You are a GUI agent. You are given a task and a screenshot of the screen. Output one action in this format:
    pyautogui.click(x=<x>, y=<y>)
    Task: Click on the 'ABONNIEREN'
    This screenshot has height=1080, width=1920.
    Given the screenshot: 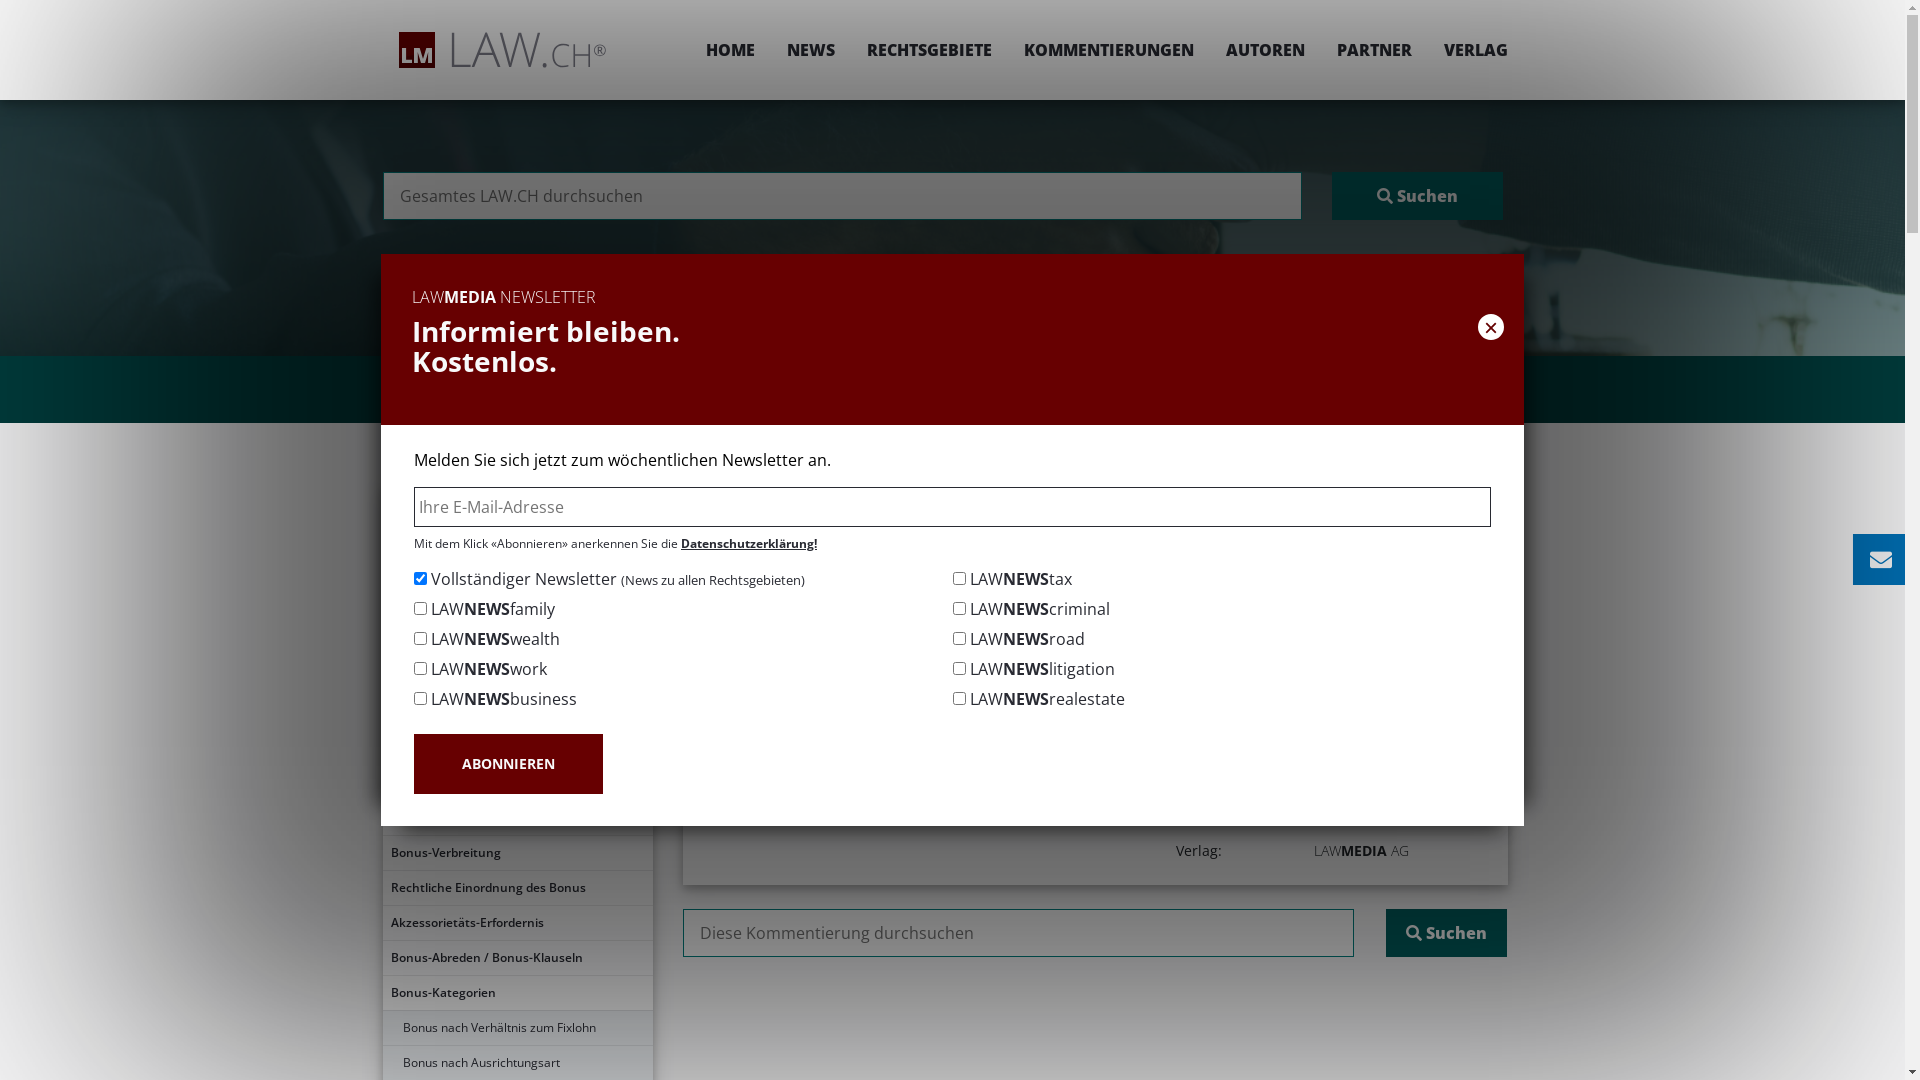 What is the action you would take?
    pyautogui.click(x=508, y=763)
    